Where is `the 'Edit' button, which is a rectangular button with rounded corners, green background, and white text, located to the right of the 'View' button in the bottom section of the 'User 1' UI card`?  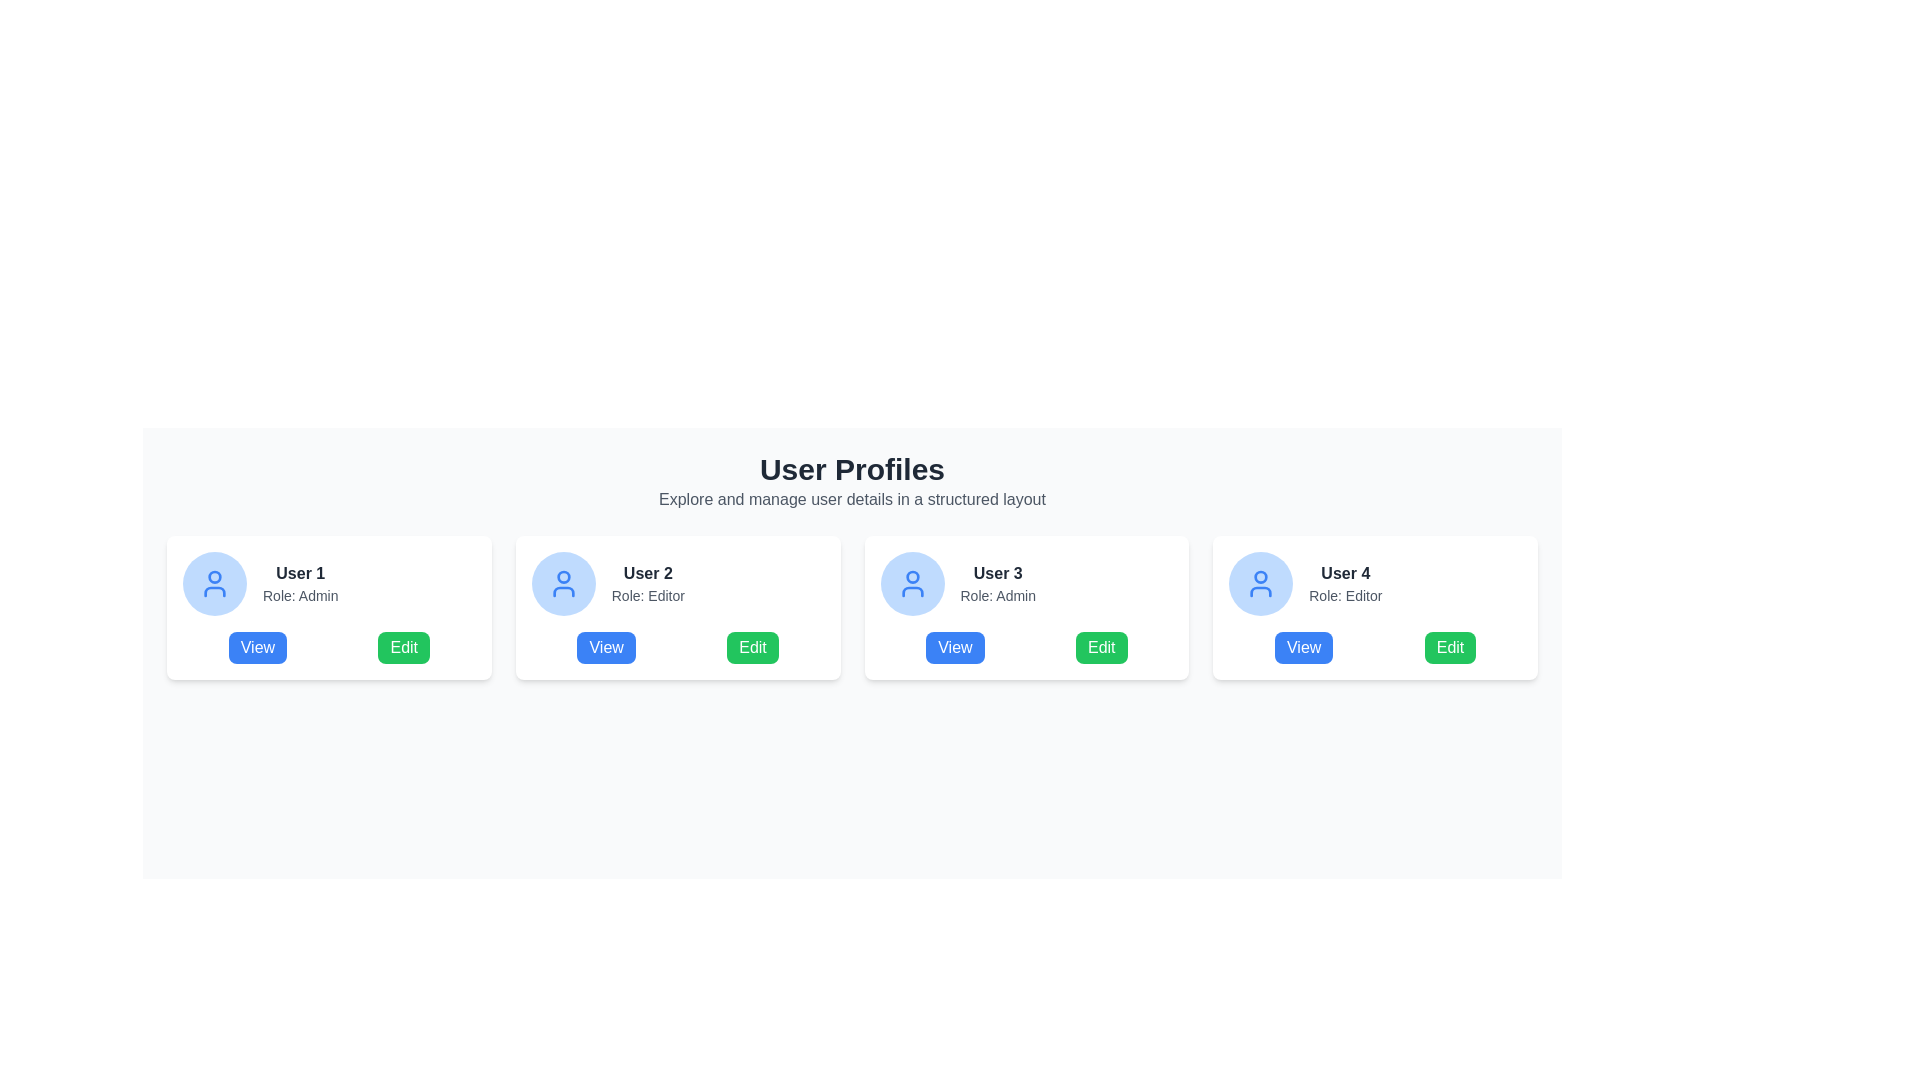 the 'Edit' button, which is a rectangular button with rounded corners, green background, and white text, located to the right of the 'View' button in the bottom section of the 'User 1' UI card is located at coordinates (402, 648).